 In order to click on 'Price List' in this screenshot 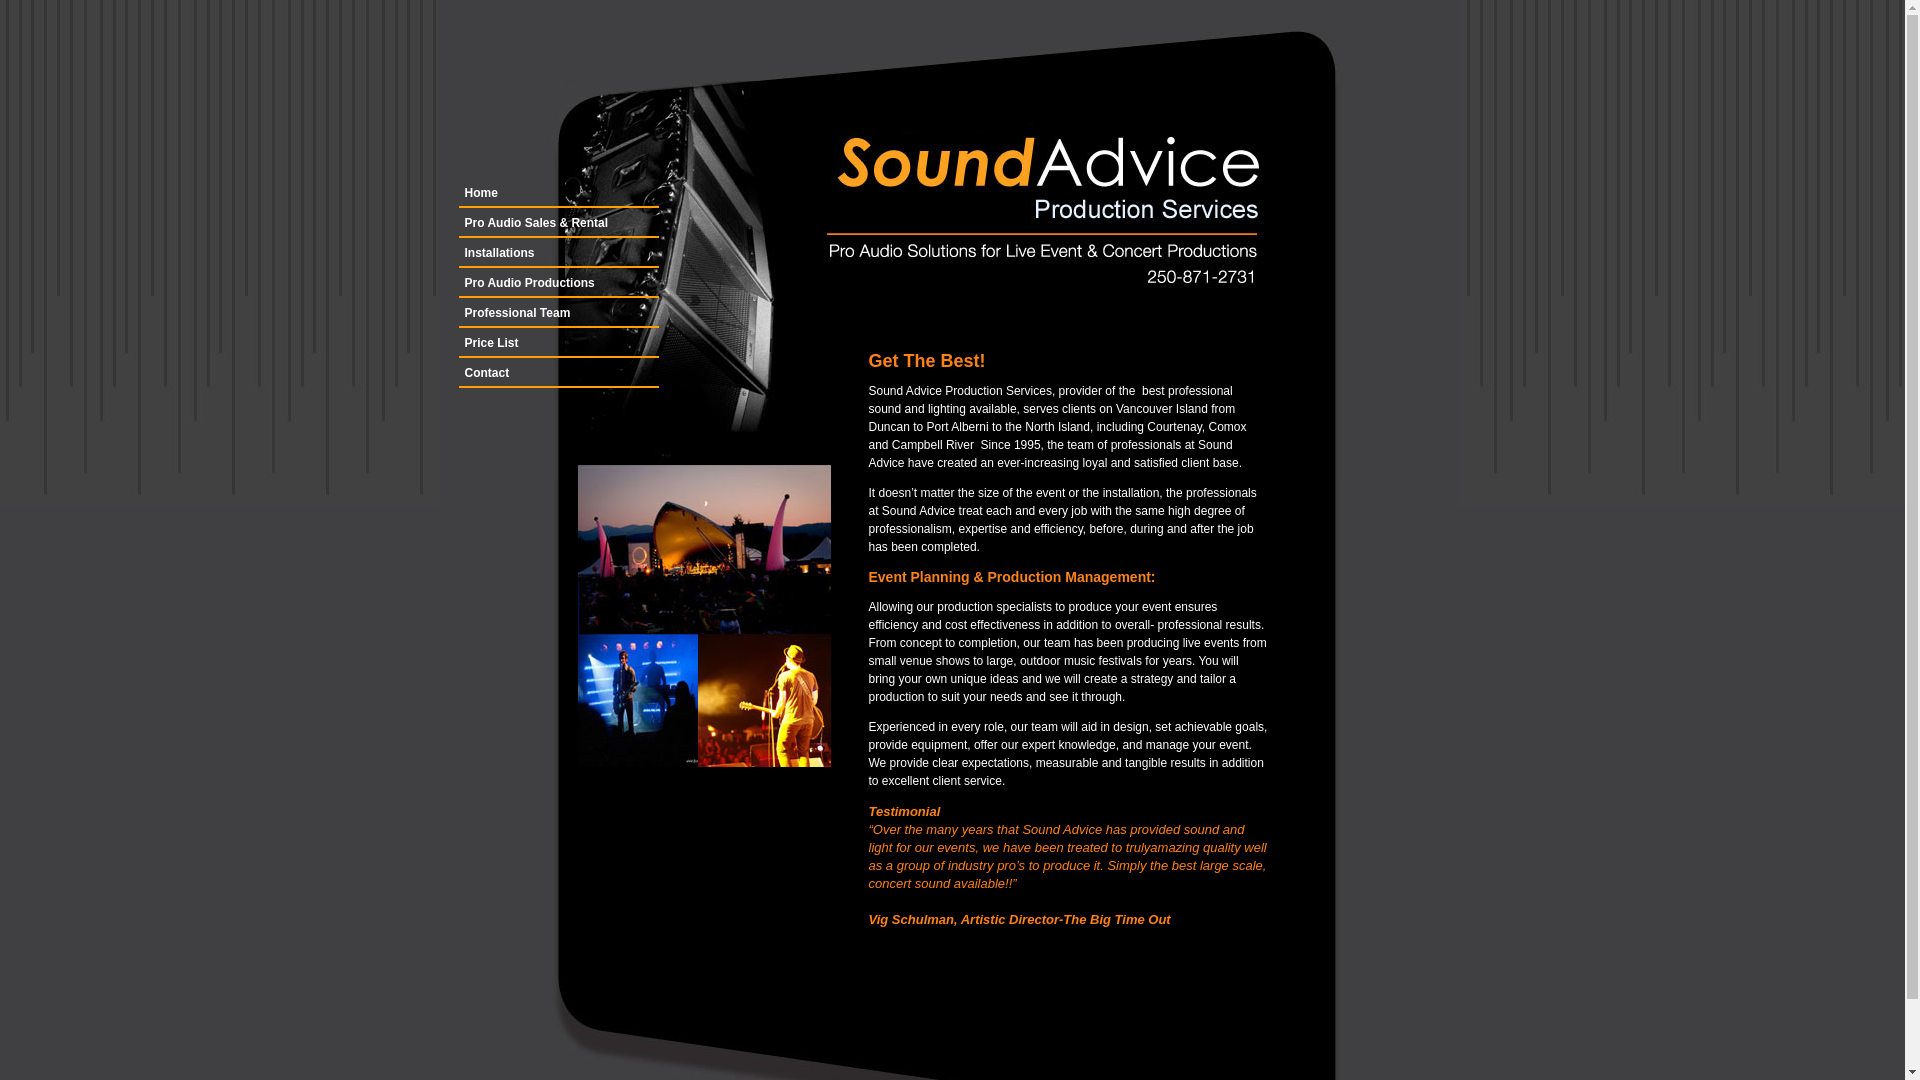, I will do `click(456, 342)`.